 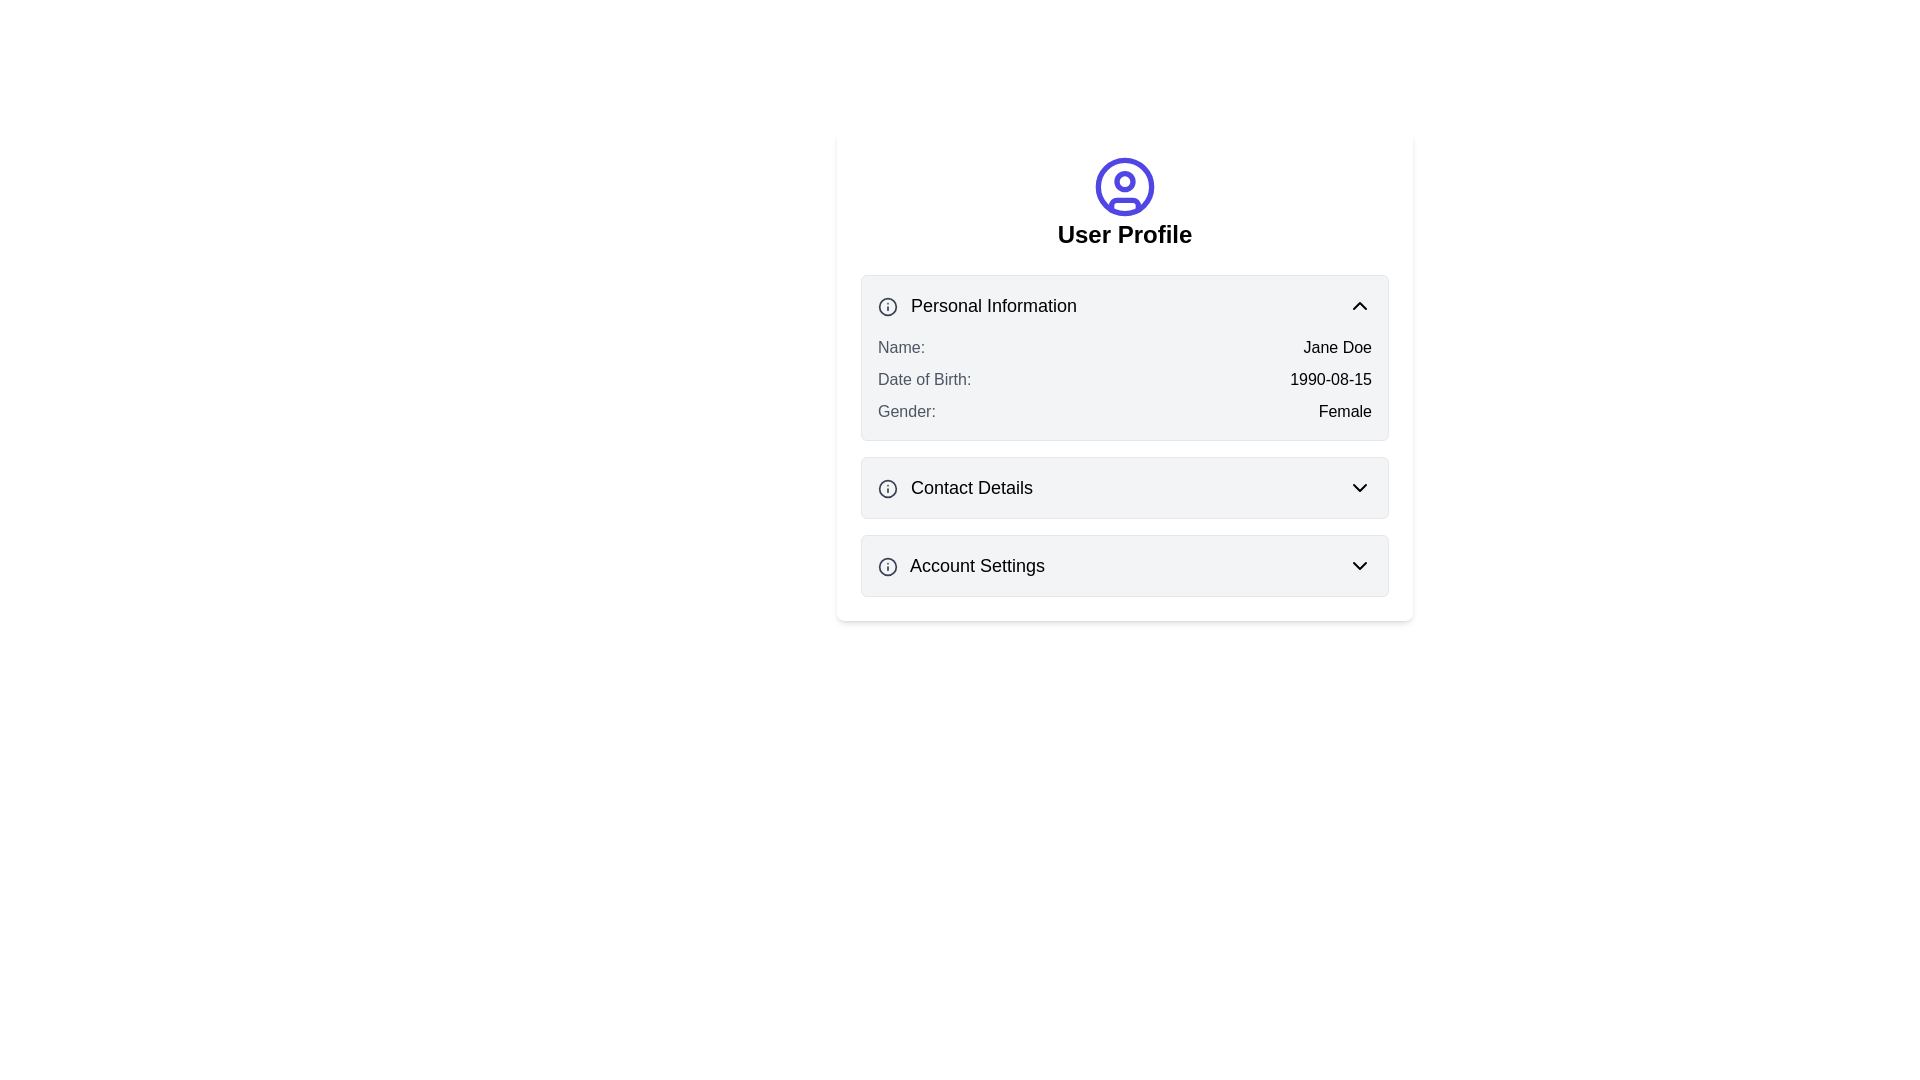 What do you see at coordinates (905, 411) in the screenshot?
I see `the 'Gender' label in the 'Personal Information' section, which is located below the 'Date of Birth' label and to the left of the value 'Female'` at bounding box center [905, 411].